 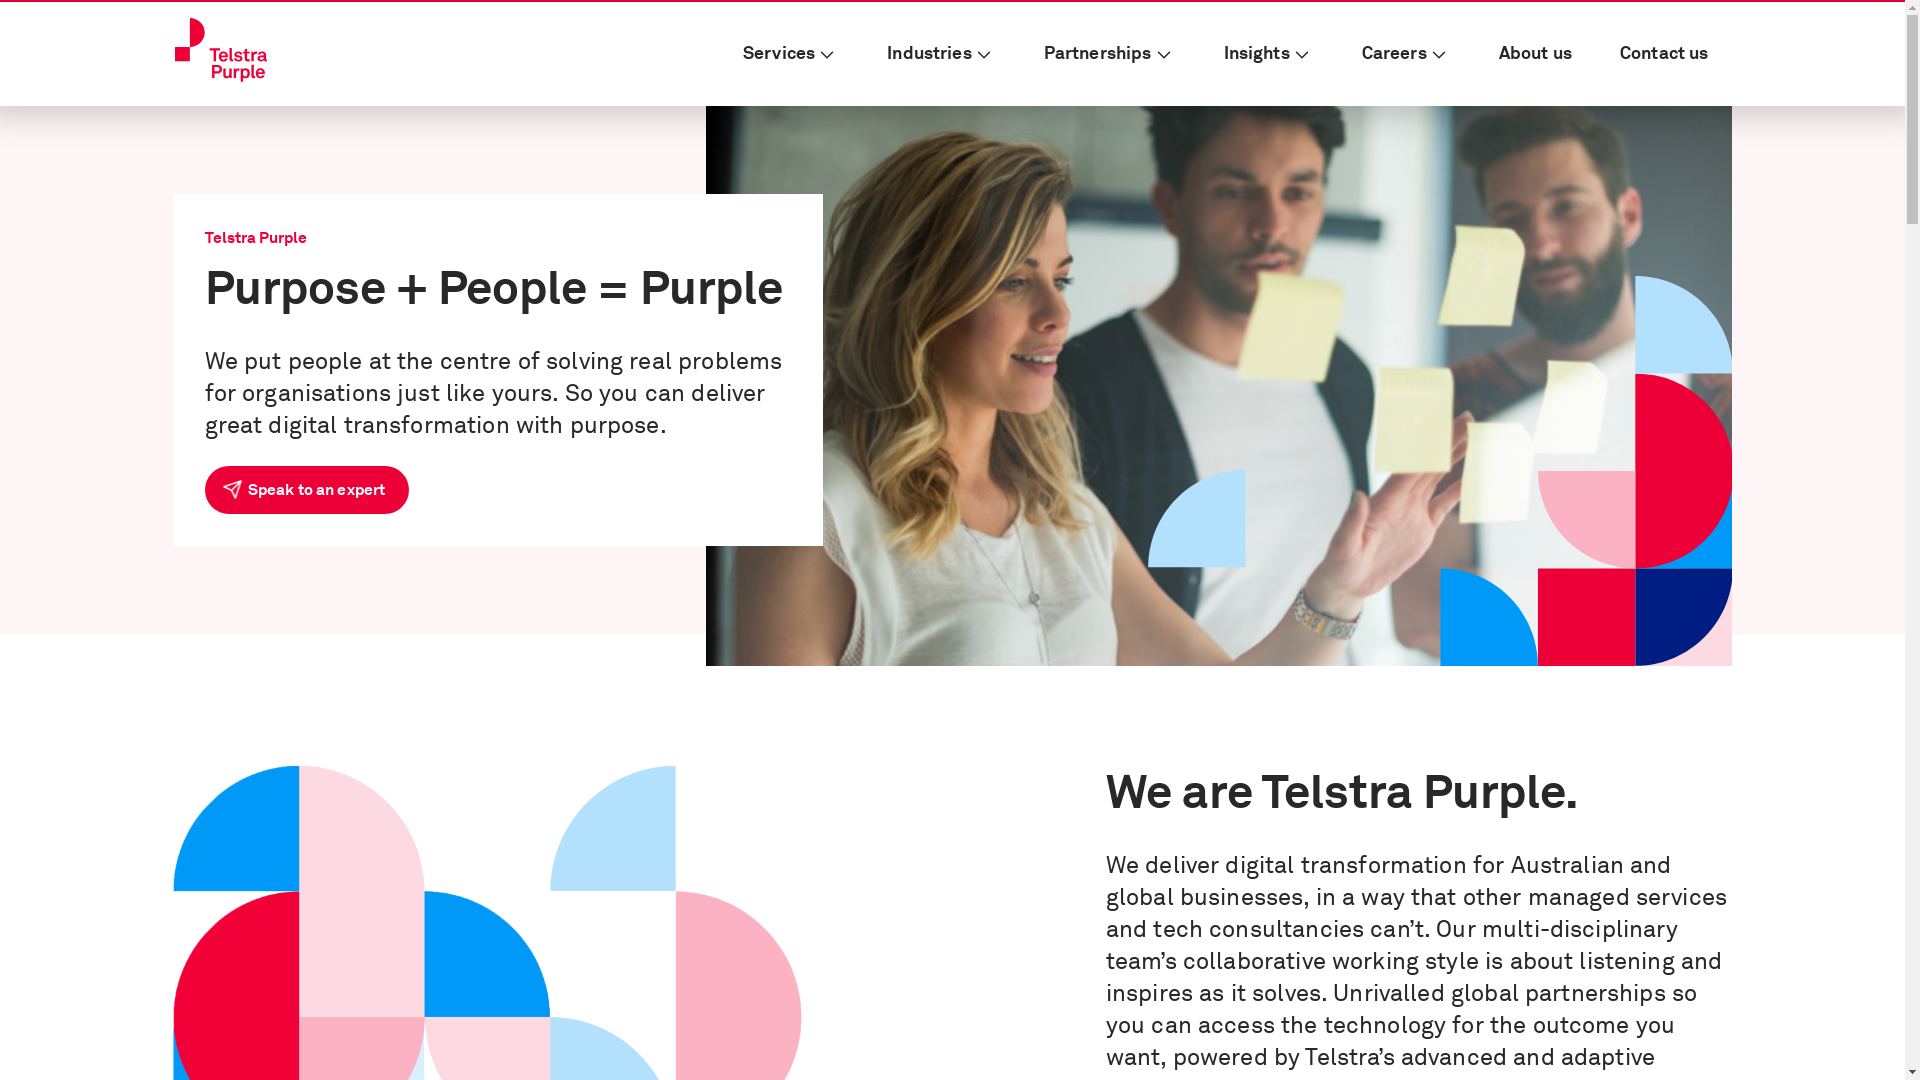 I want to click on 'Partnerships', so click(x=1108, y=53).